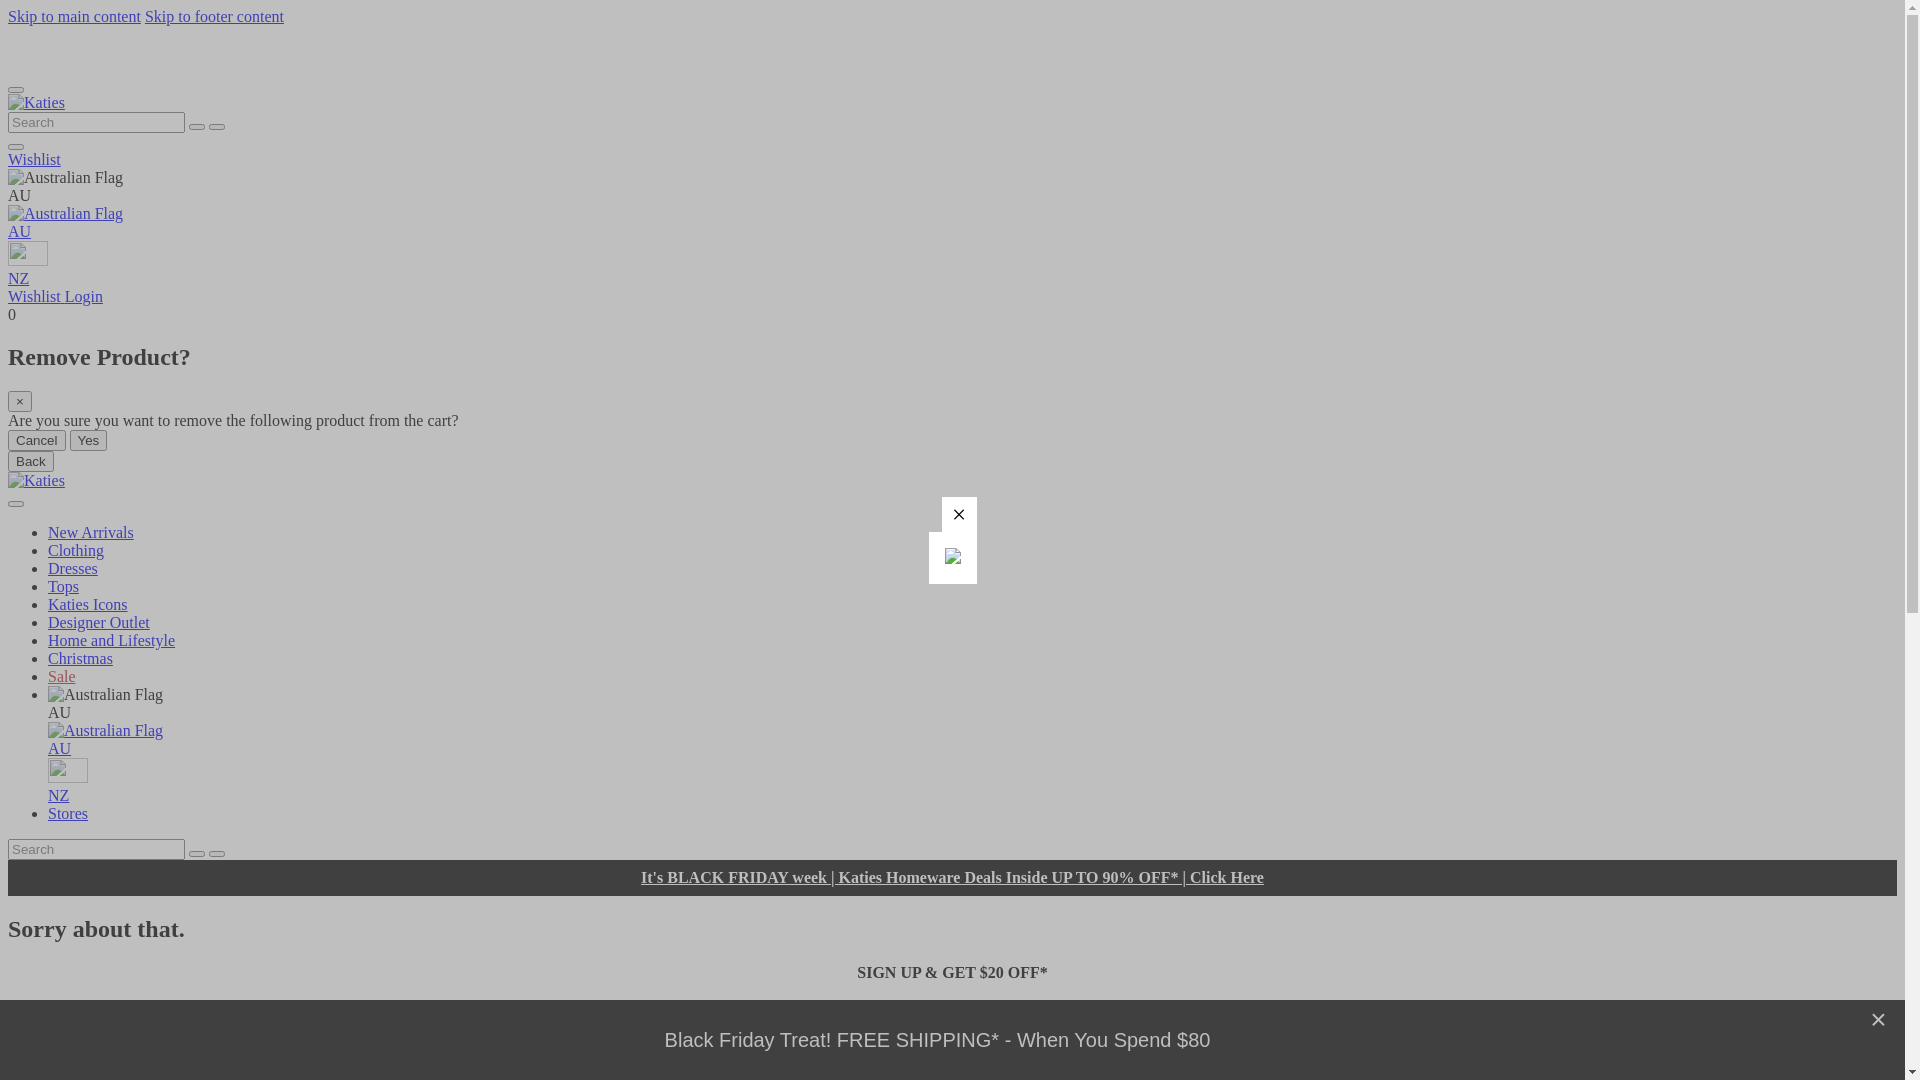  What do you see at coordinates (8, 16) in the screenshot?
I see `'Skip to main content'` at bounding box center [8, 16].